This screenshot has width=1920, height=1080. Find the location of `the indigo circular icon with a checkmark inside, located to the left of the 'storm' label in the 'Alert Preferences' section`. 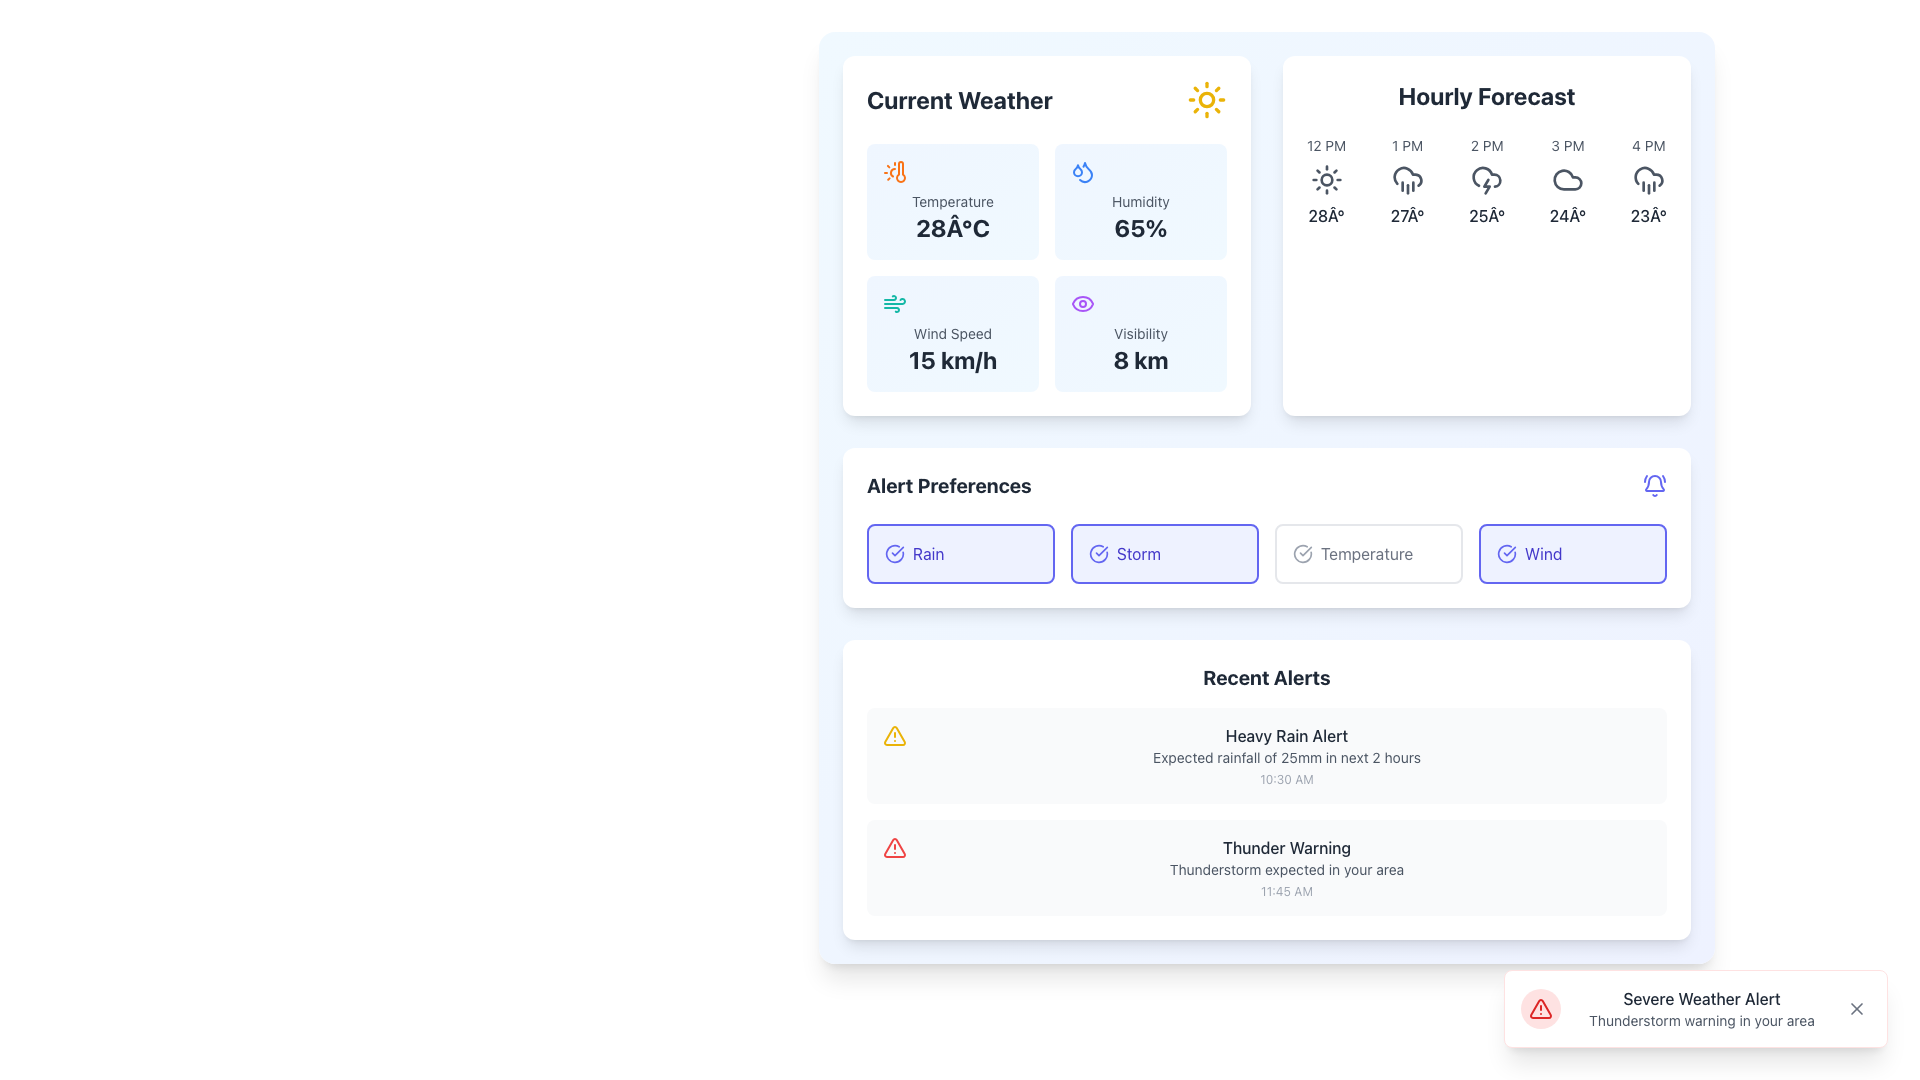

the indigo circular icon with a checkmark inside, located to the left of the 'storm' label in the 'Alert Preferences' section is located at coordinates (1098, 554).